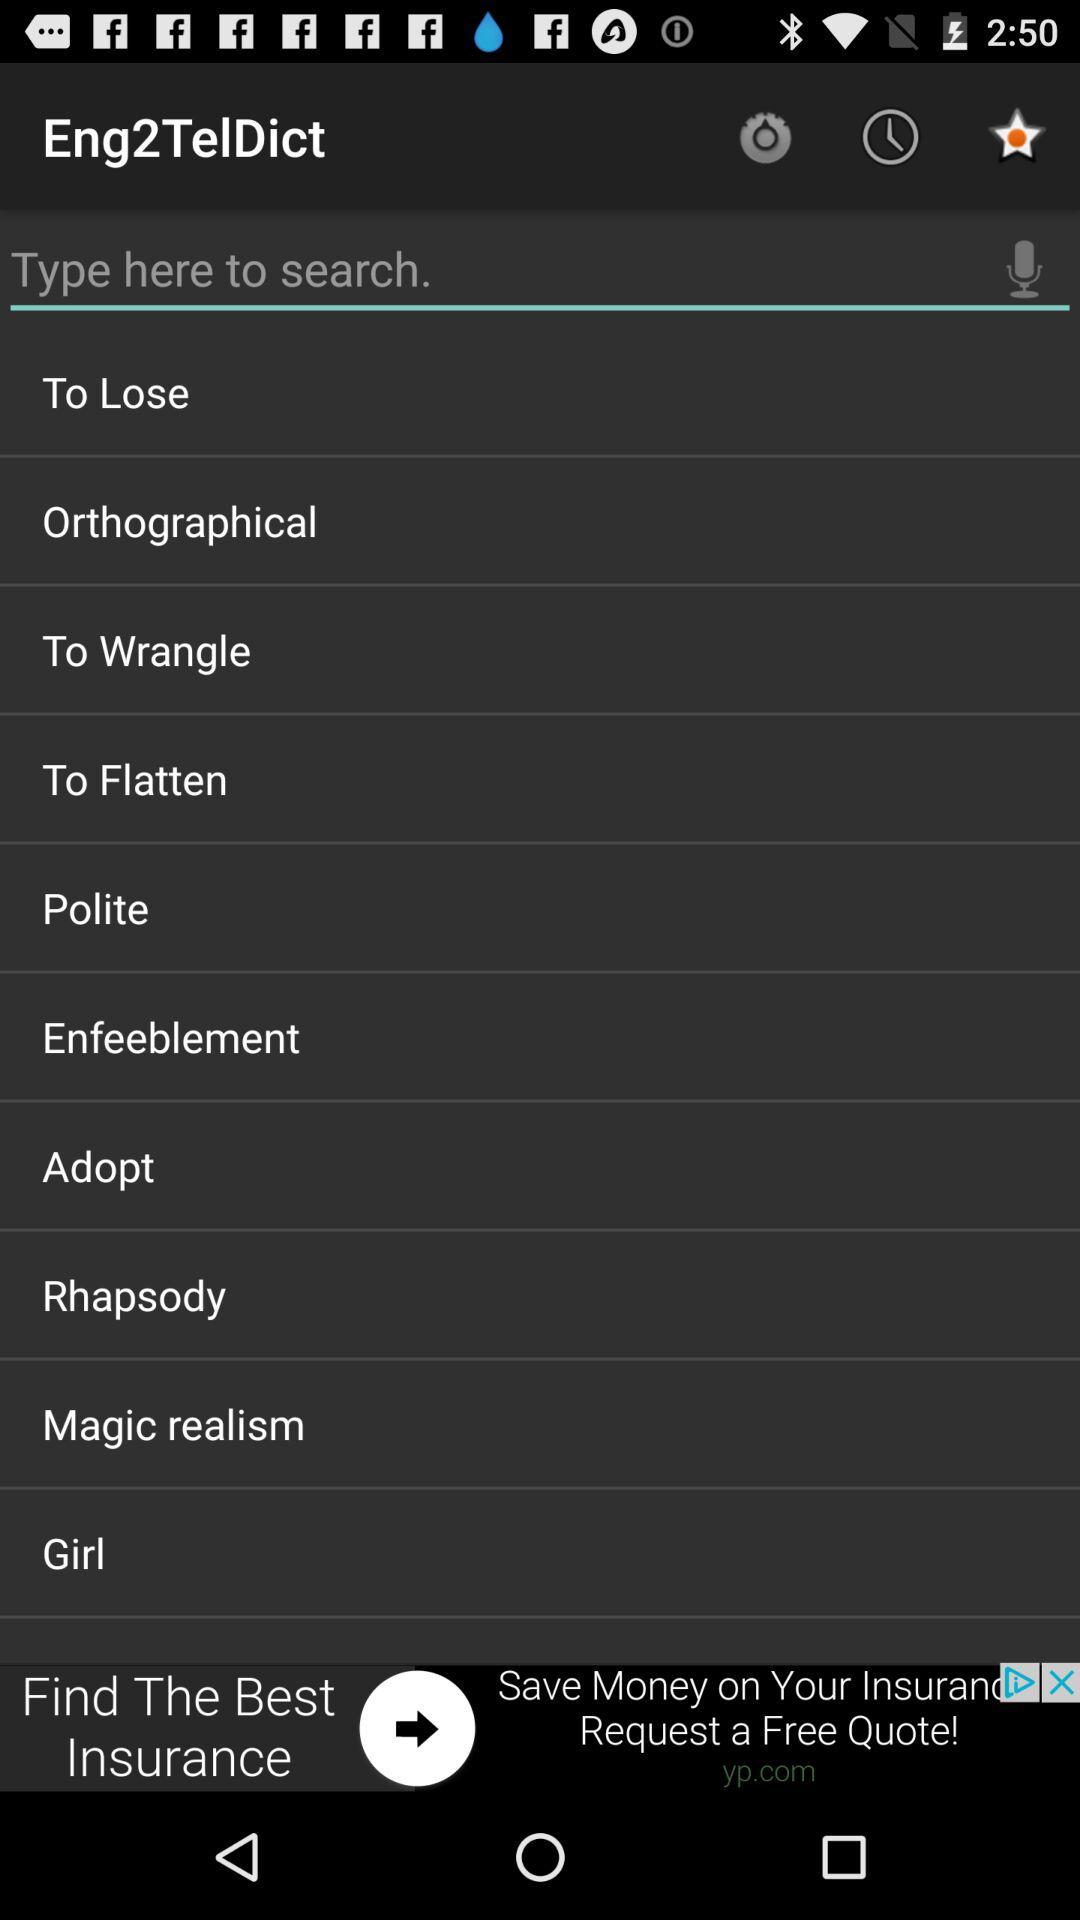  I want to click on item above the to lose icon, so click(540, 268).